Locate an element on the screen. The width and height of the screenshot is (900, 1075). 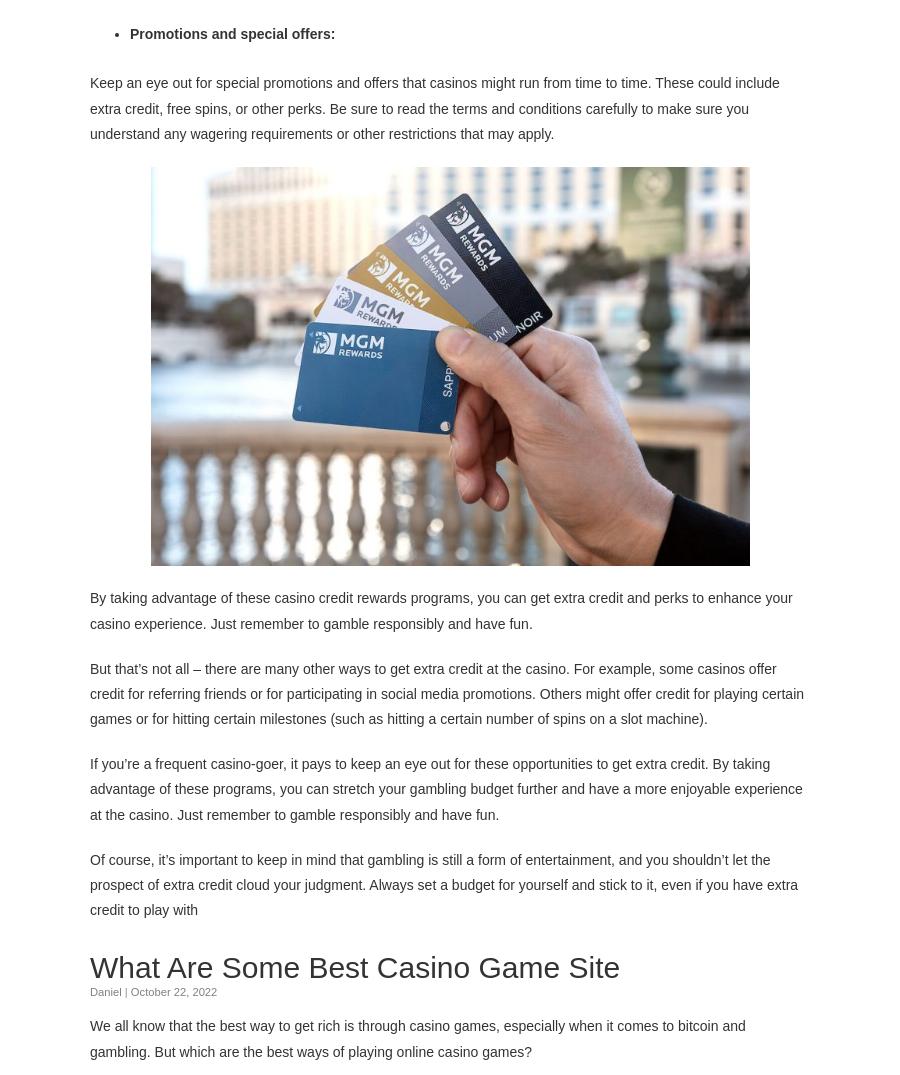
'We all know that the best way to get rich is through casino games, especially when it comes to bitcoin and gambling. But which are the best ways of playing online casino games?' is located at coordinates (417, 1038).